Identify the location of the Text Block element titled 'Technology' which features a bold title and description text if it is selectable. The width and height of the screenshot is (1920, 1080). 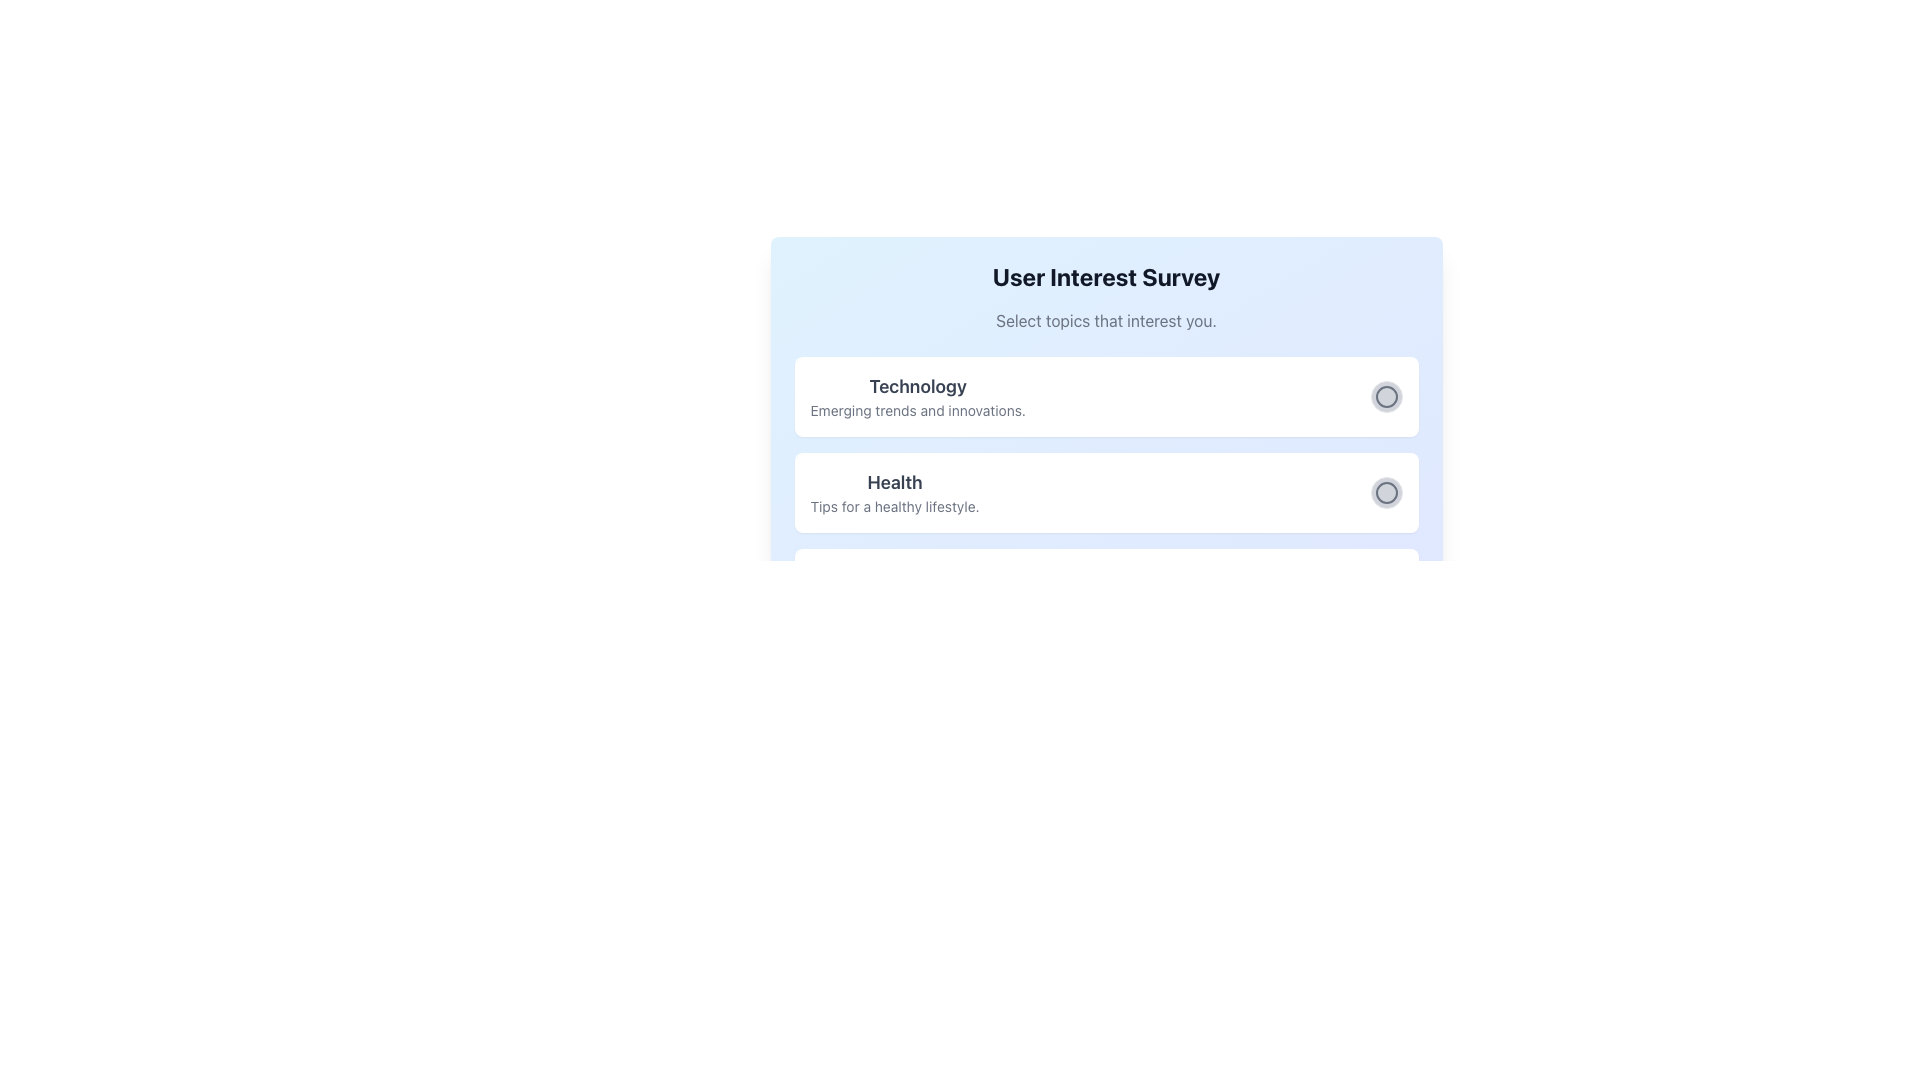
(916, 397).